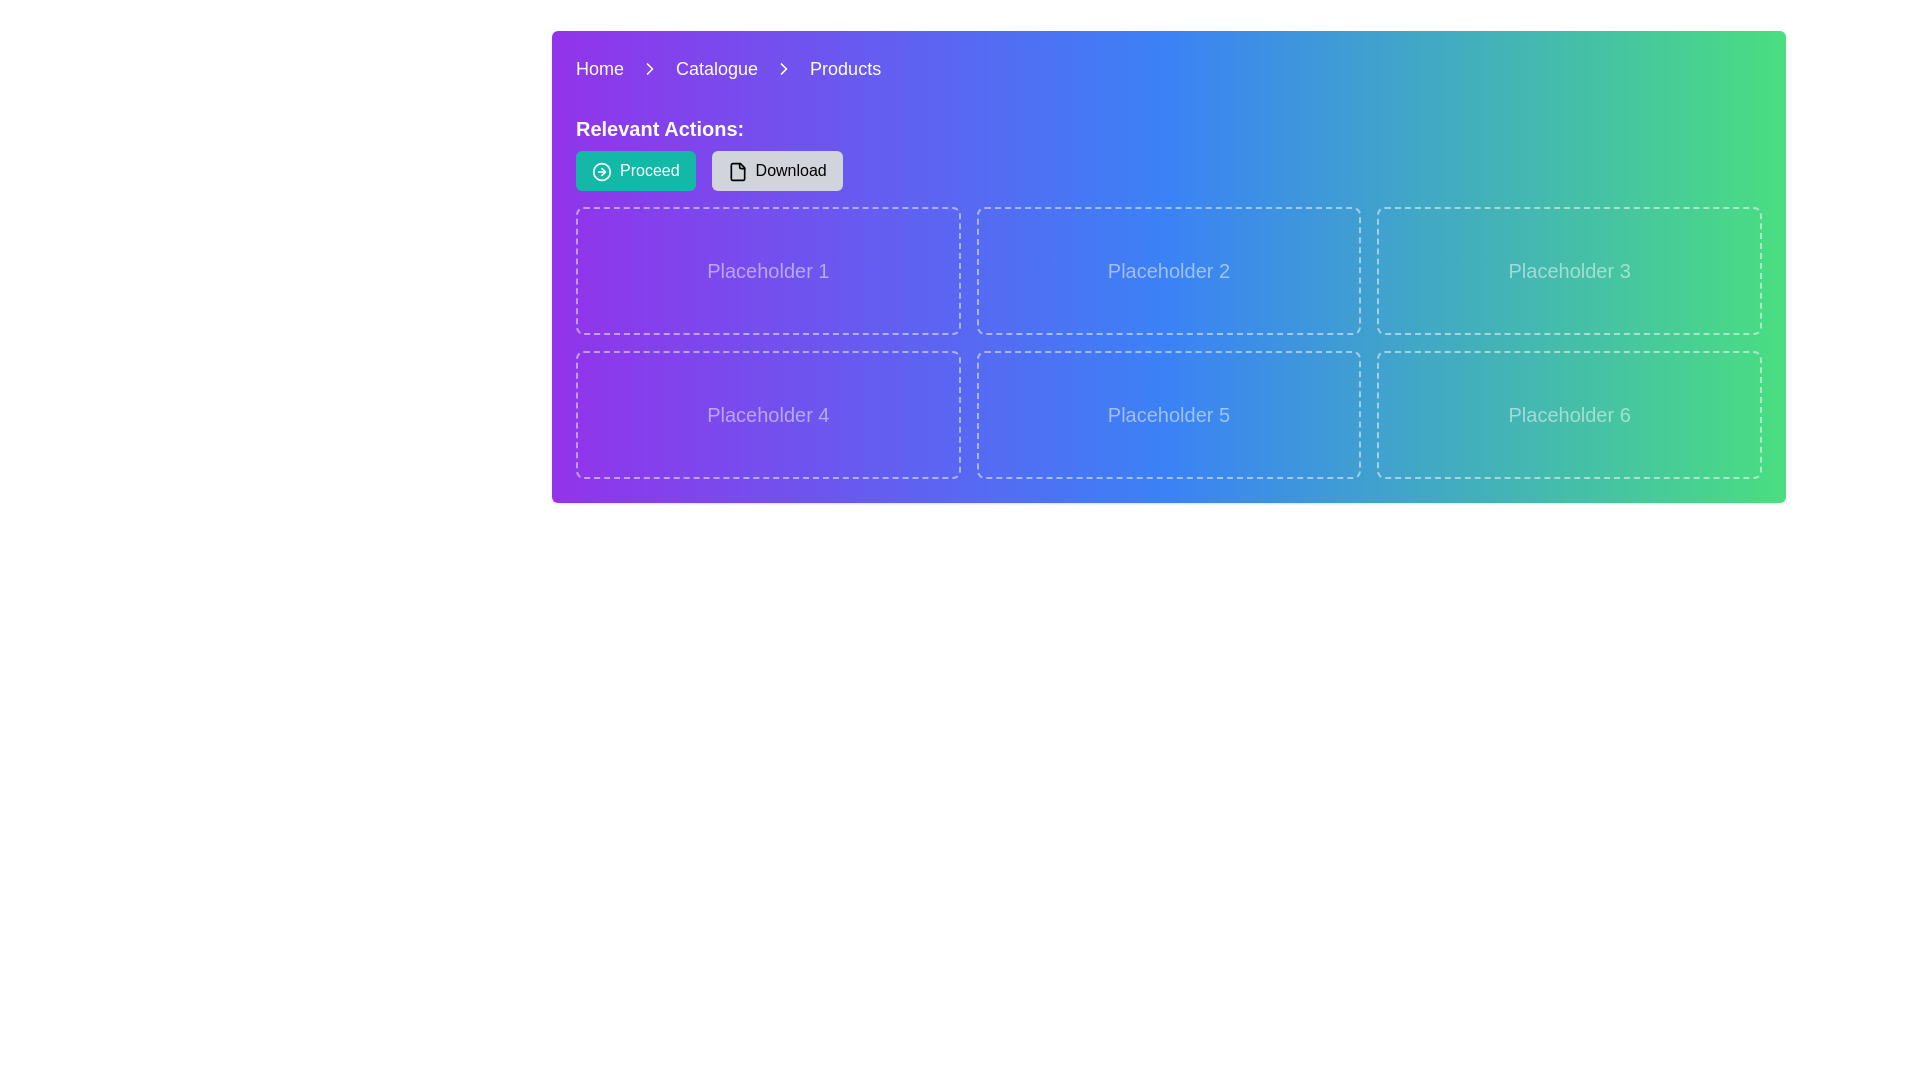  I want to click on the 'Home' hyperlink in the breadcrumb navigation bar to underline the text, so click(599, 68).